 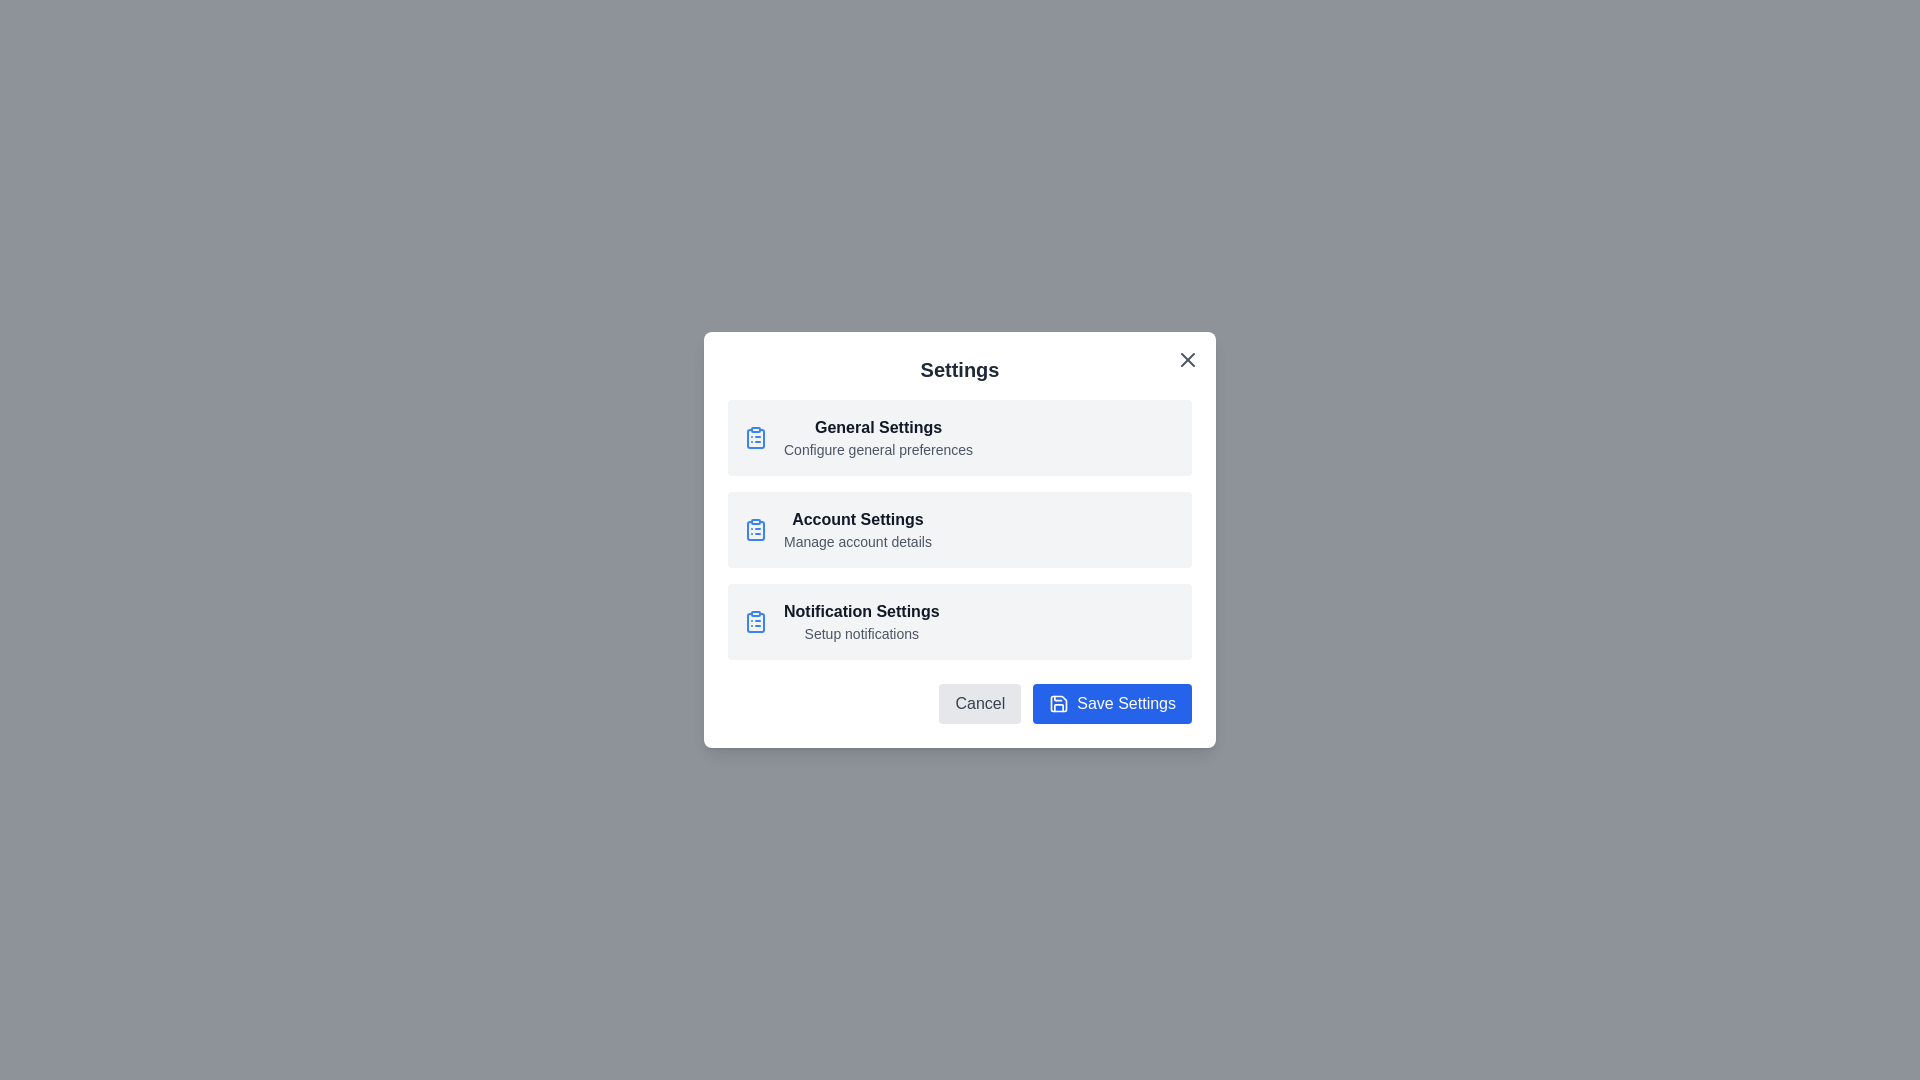 I want to click on the icon located to the left of the 'General Settings' text to interact with the section, so click(x=754, y=437).